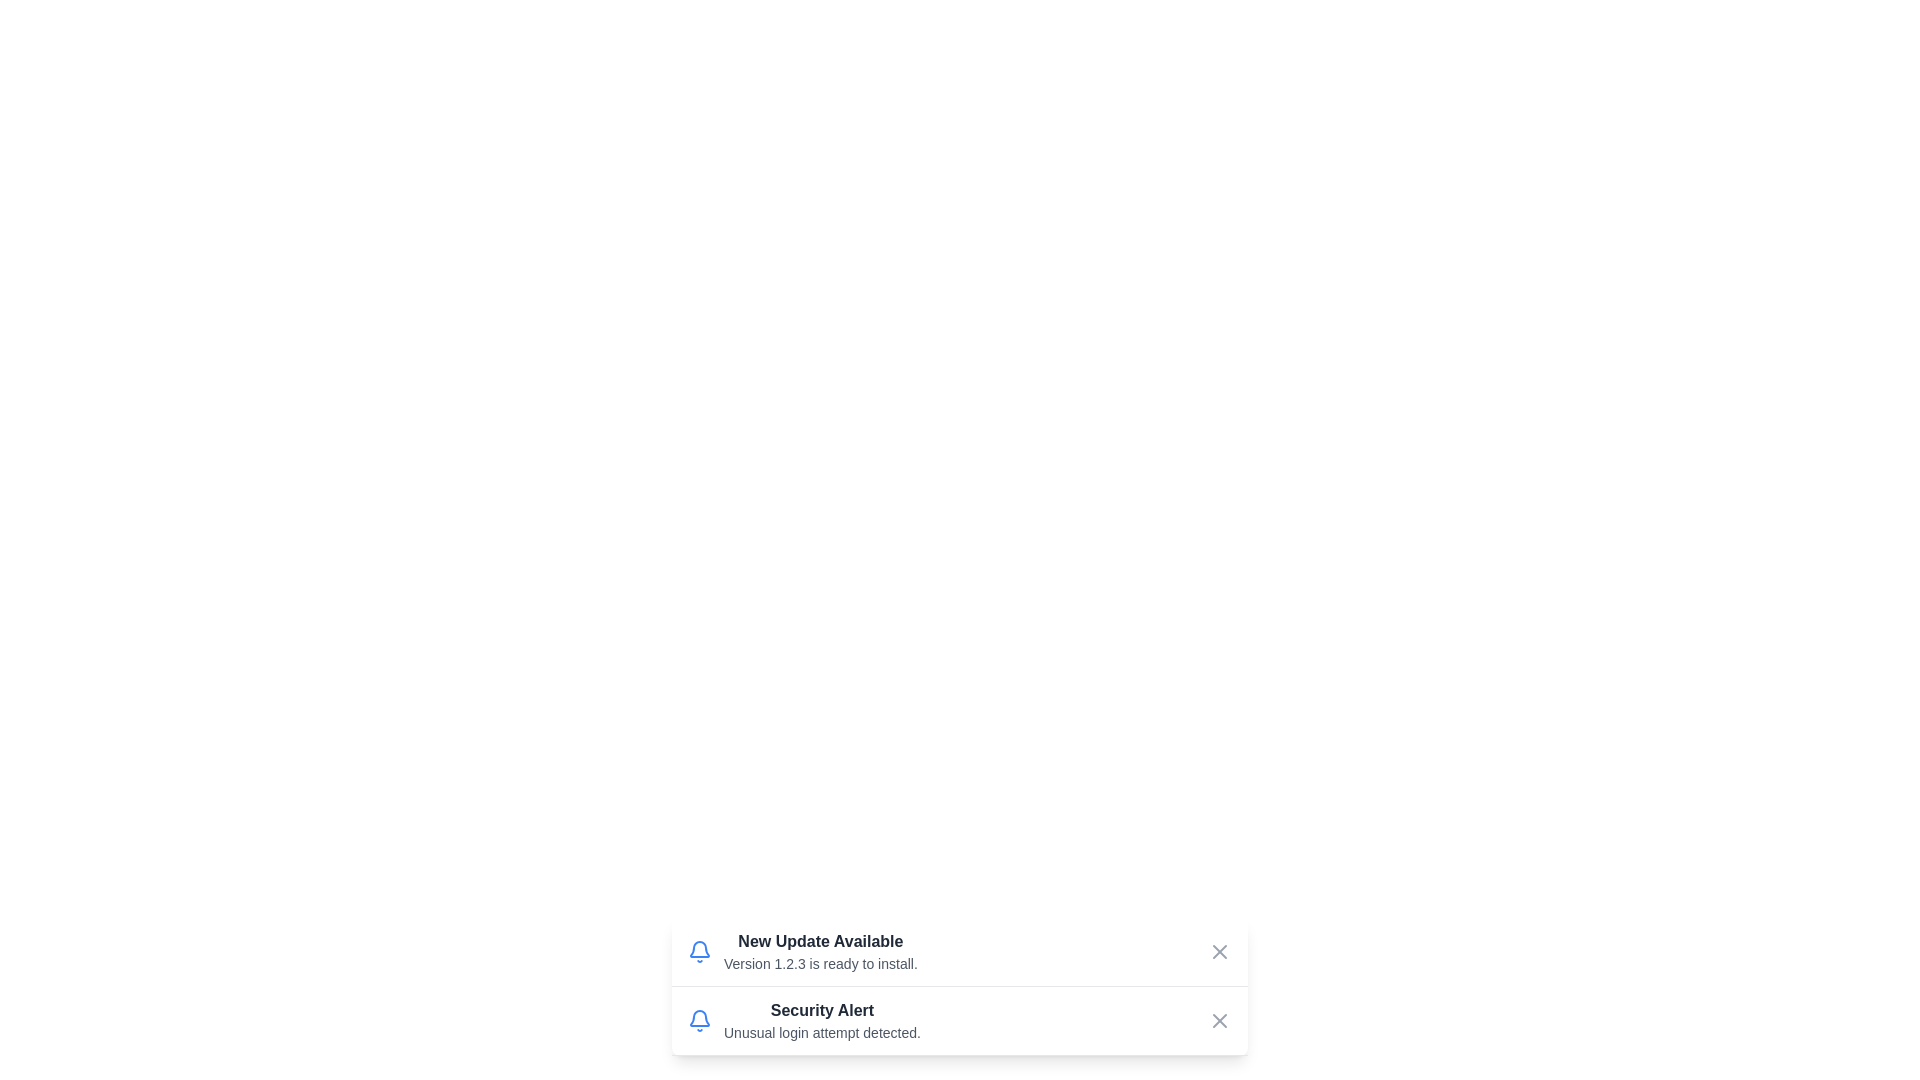 The image size is (1920, 1080). What do you see at coordinates (1218, 1021) in the screenshot?
I see `close button for the notification titled 'Security Alert'` at bounding box center [1218, 1021].